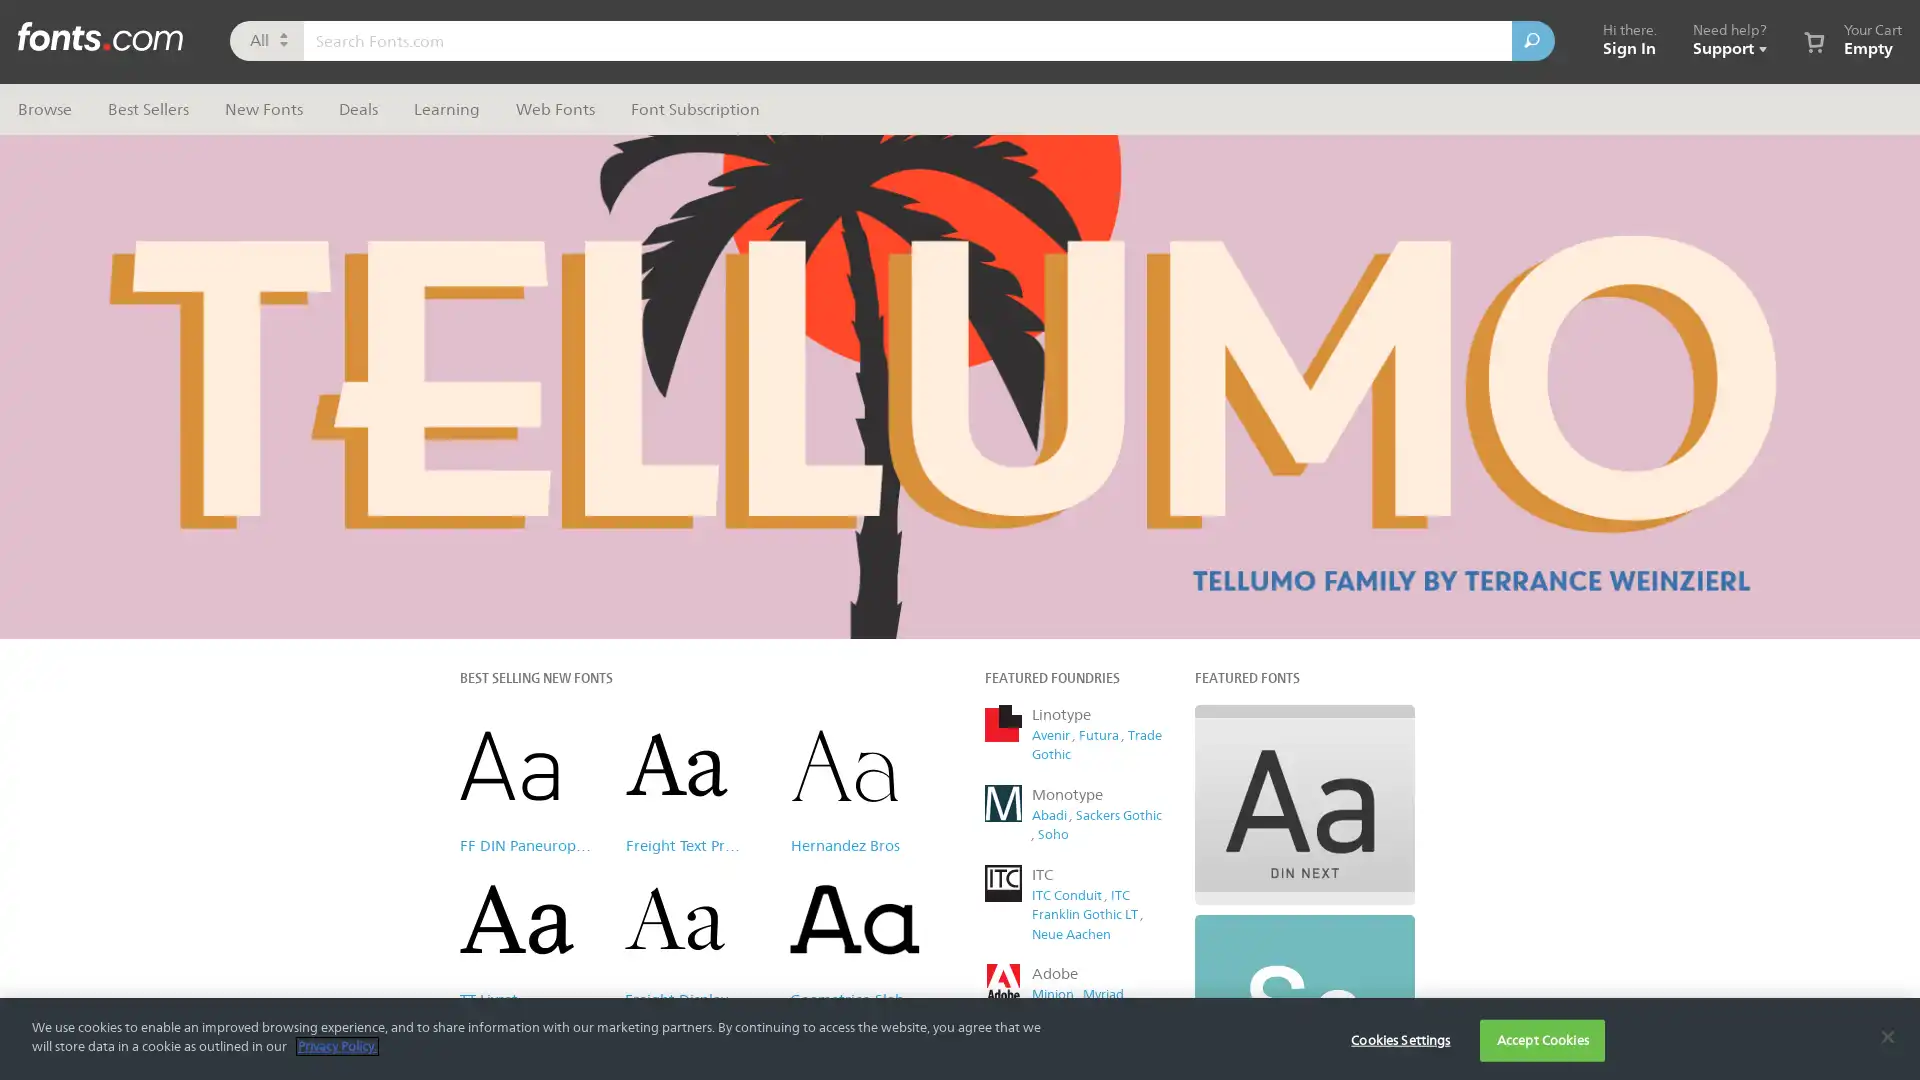 This screenshot has height=1080, width=1920. Describe the element at coordinates (1886, 1035) in the screenshot. I see `Close` at that location.